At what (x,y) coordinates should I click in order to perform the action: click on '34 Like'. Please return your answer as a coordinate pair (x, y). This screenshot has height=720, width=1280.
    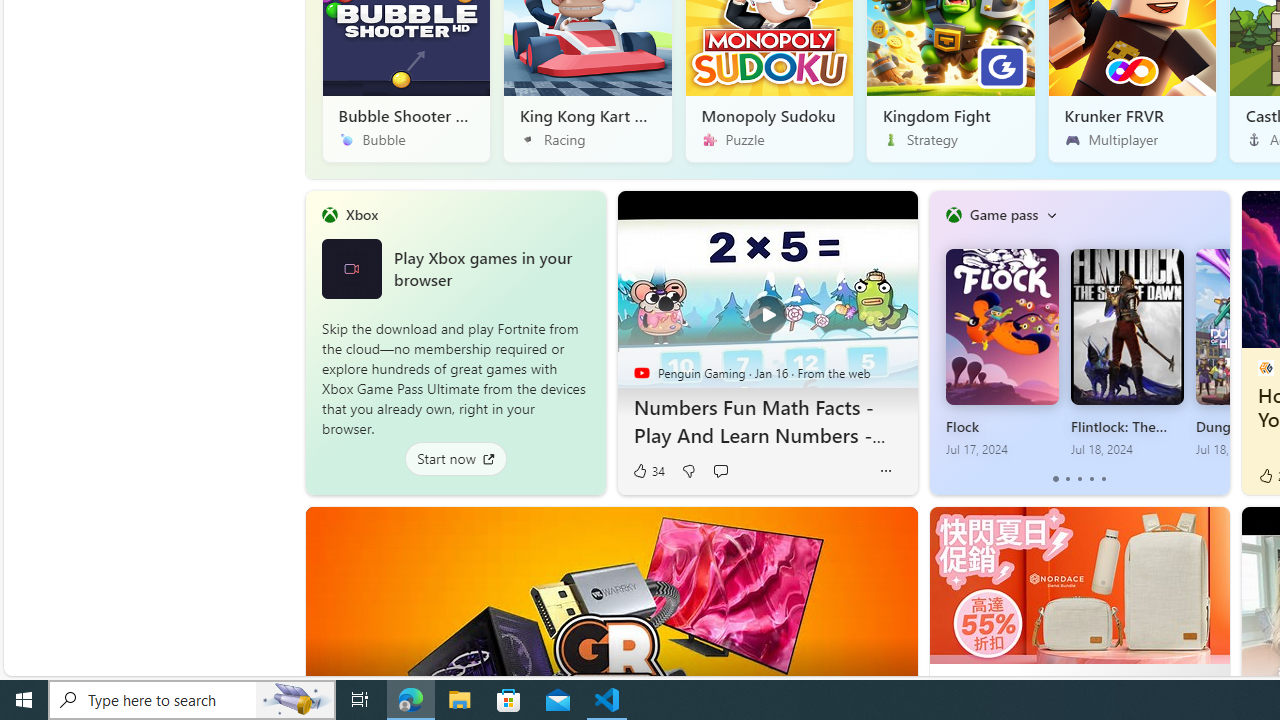
    Looking at the image, I should click on (648, 471).